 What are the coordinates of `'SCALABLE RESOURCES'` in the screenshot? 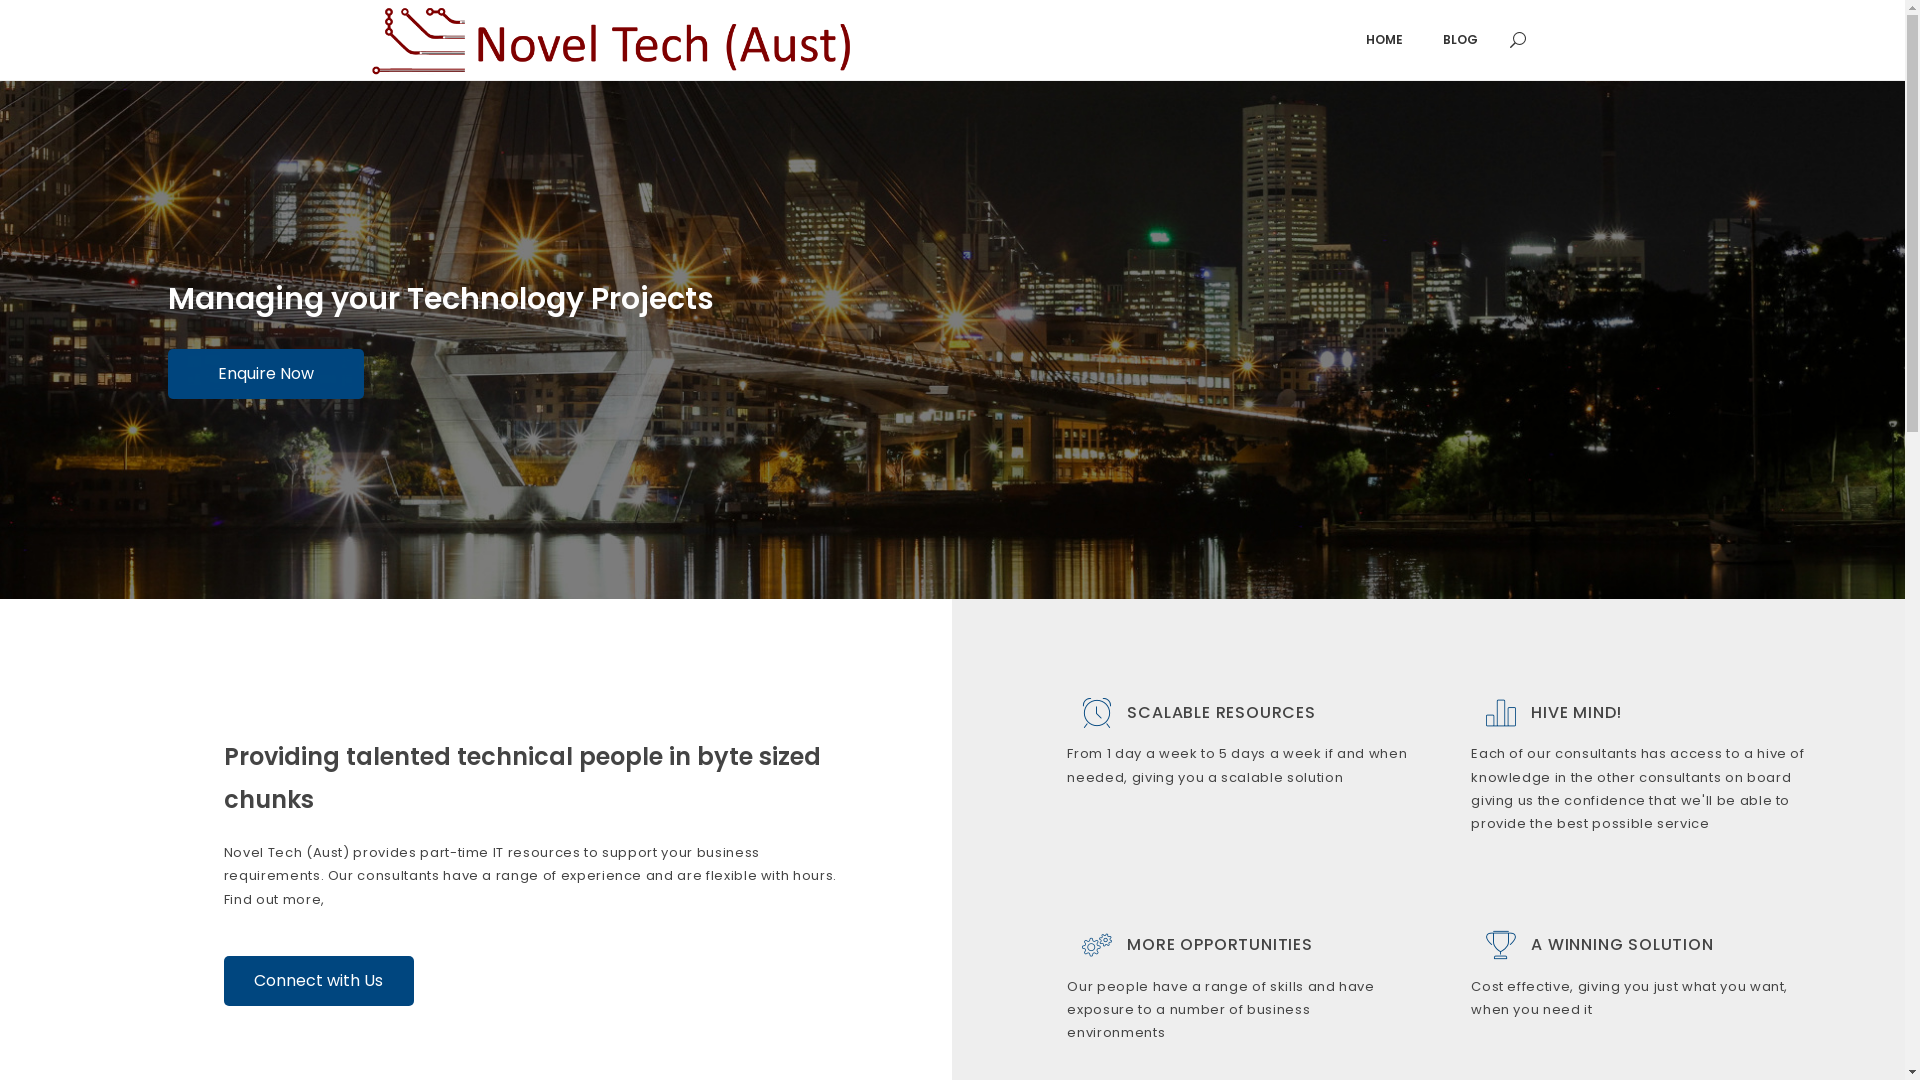 It's located at (1127, 710).